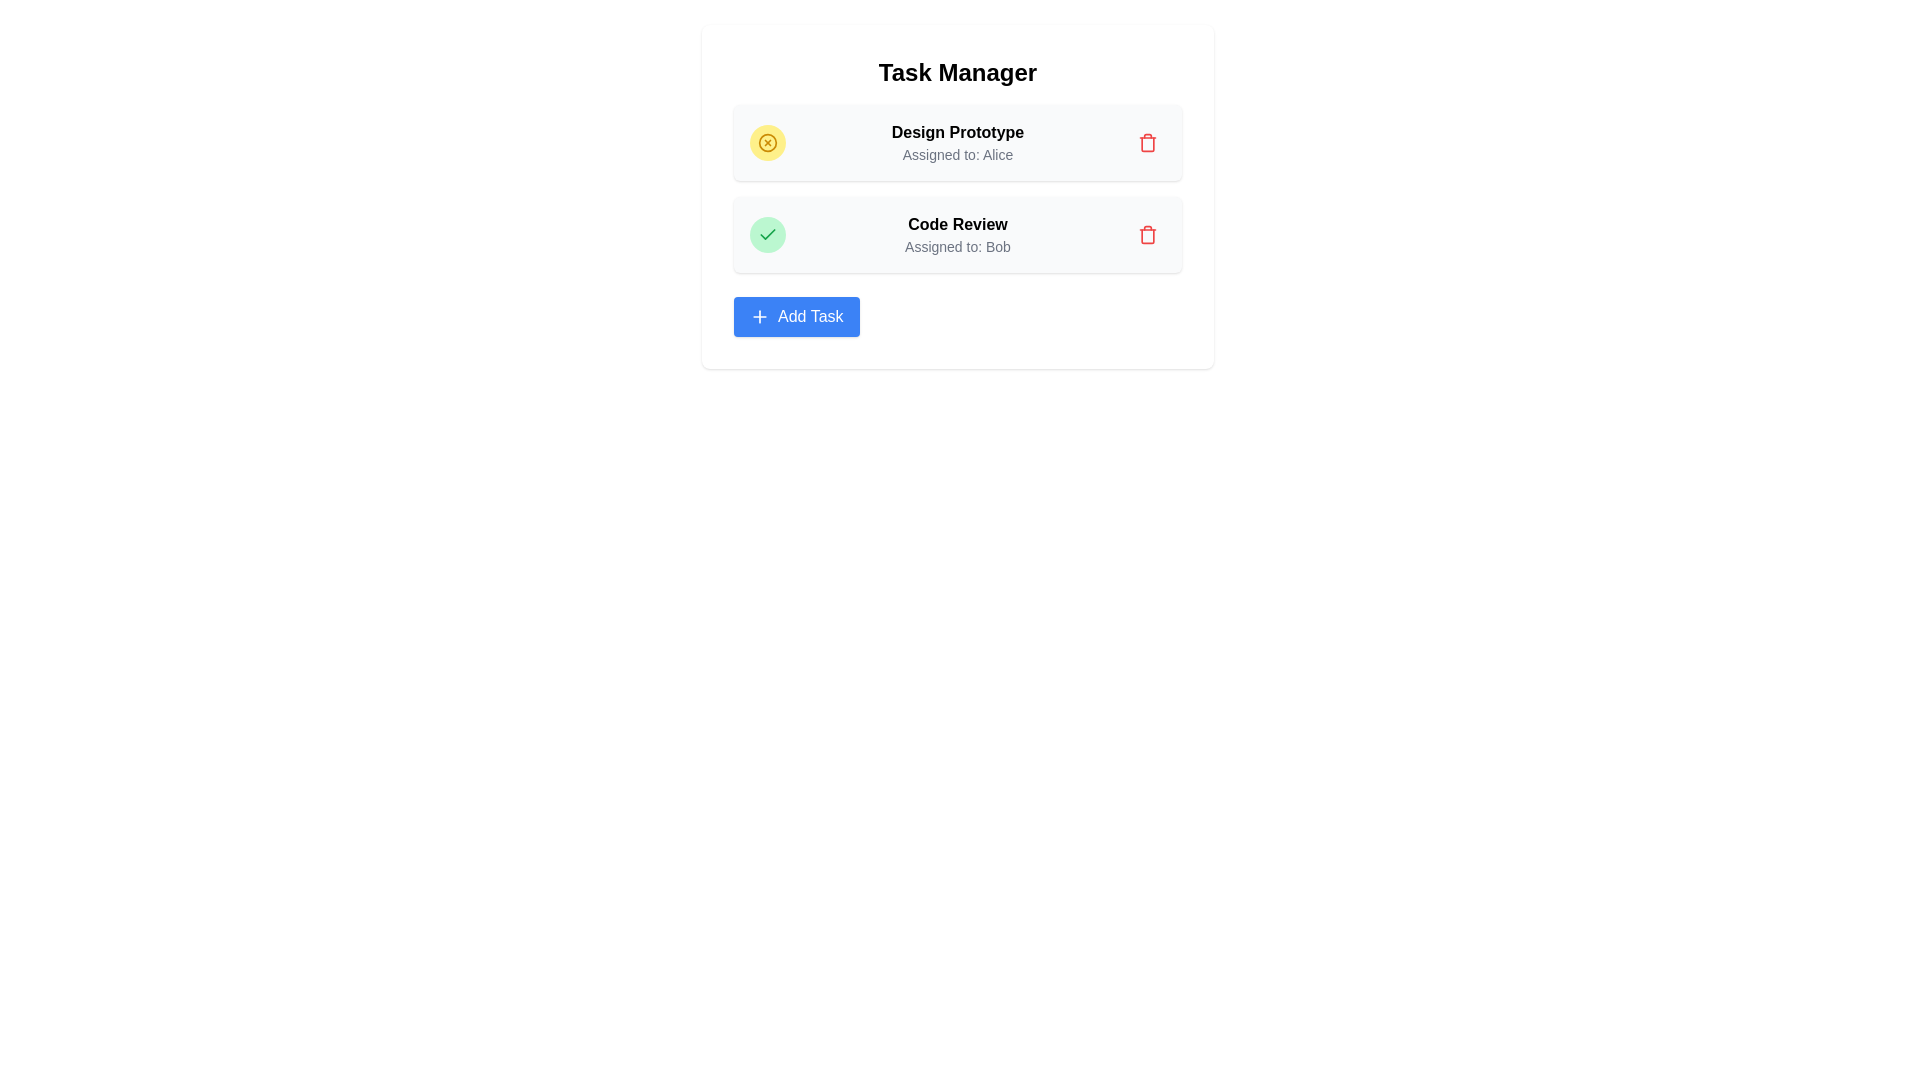 The height and width of the screenshot is (1080, 1920). What do you see at coordinates (758, 315) in the screenshot?
I see `the icon within the blue 'Add Task' button located at the bottom of the task management interface, which serves as a visual cue for adding a new task` at bounding box center [758, 315].